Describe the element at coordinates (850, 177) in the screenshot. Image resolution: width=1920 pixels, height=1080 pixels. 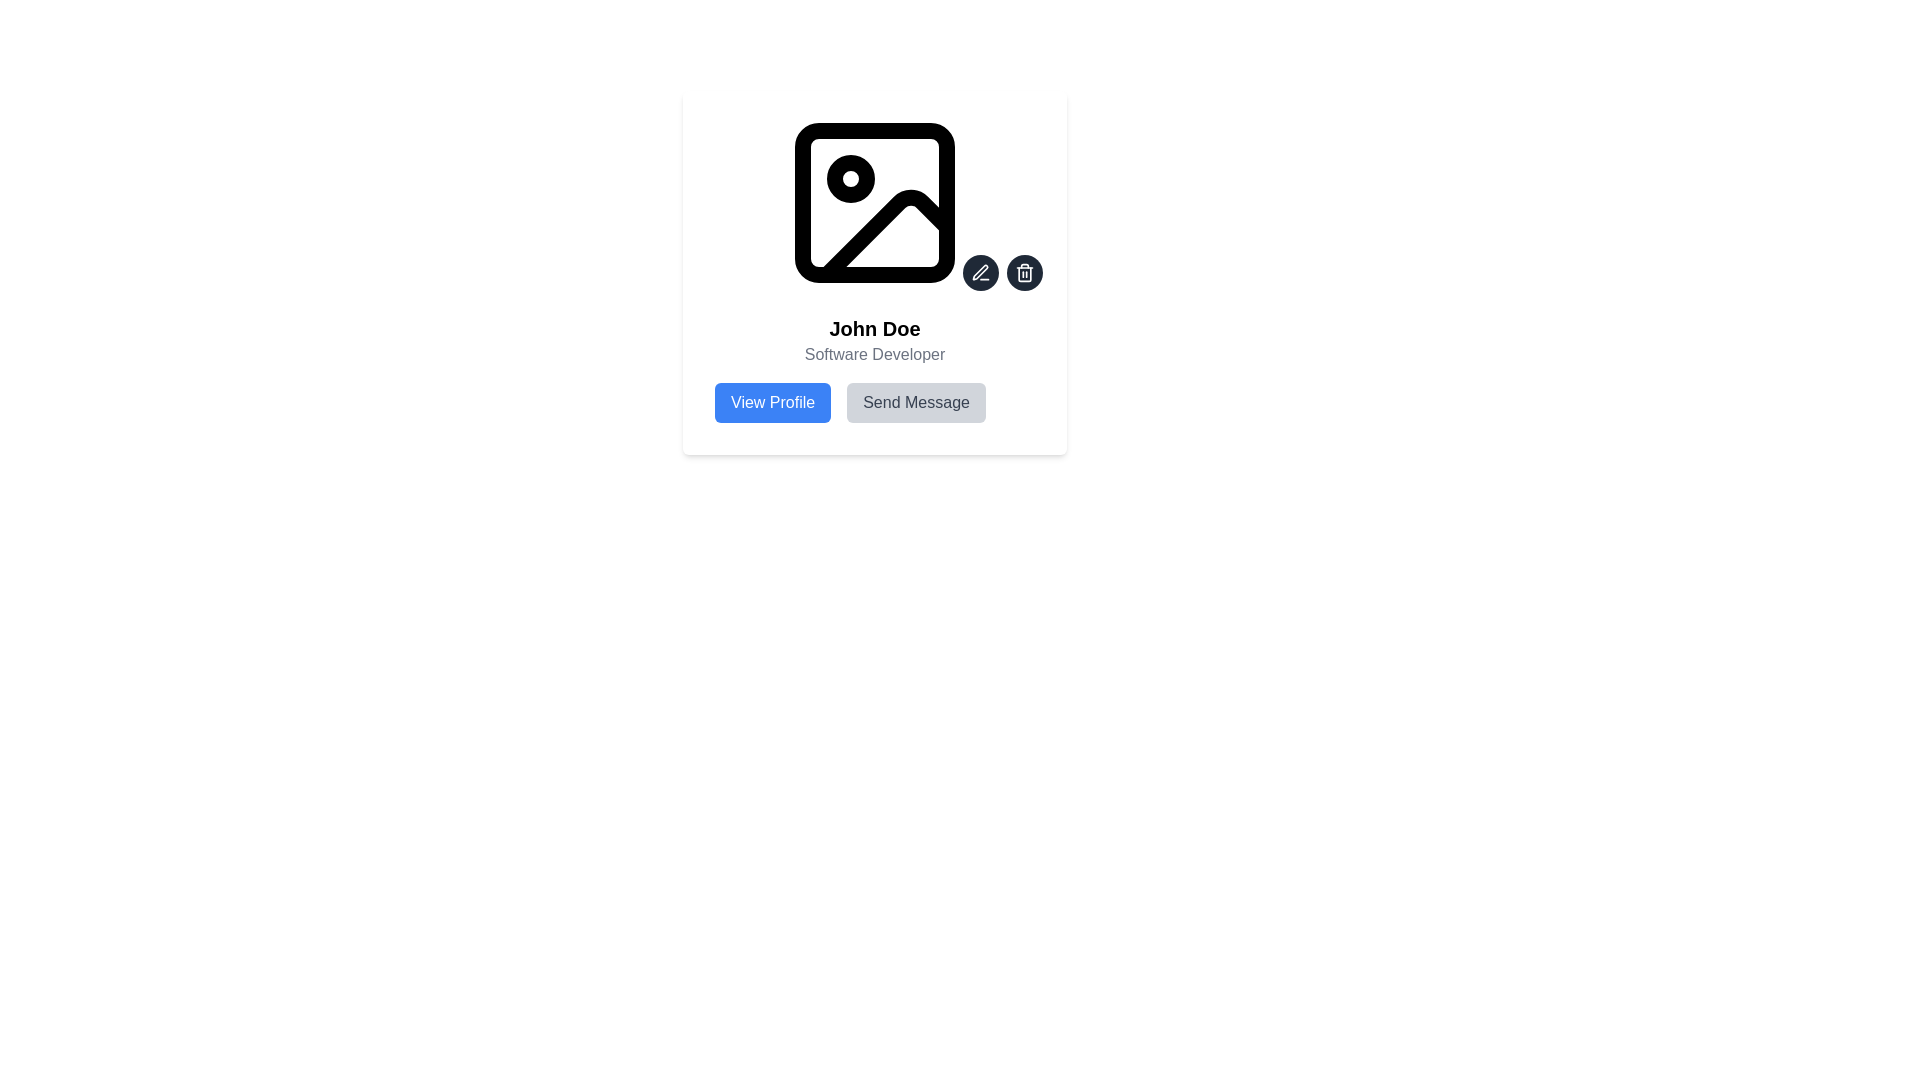
I see `the decorative graphical element that visually represents a camera lens or focus point, located in the top left region of the framed picture icon on the profile card` at that location.